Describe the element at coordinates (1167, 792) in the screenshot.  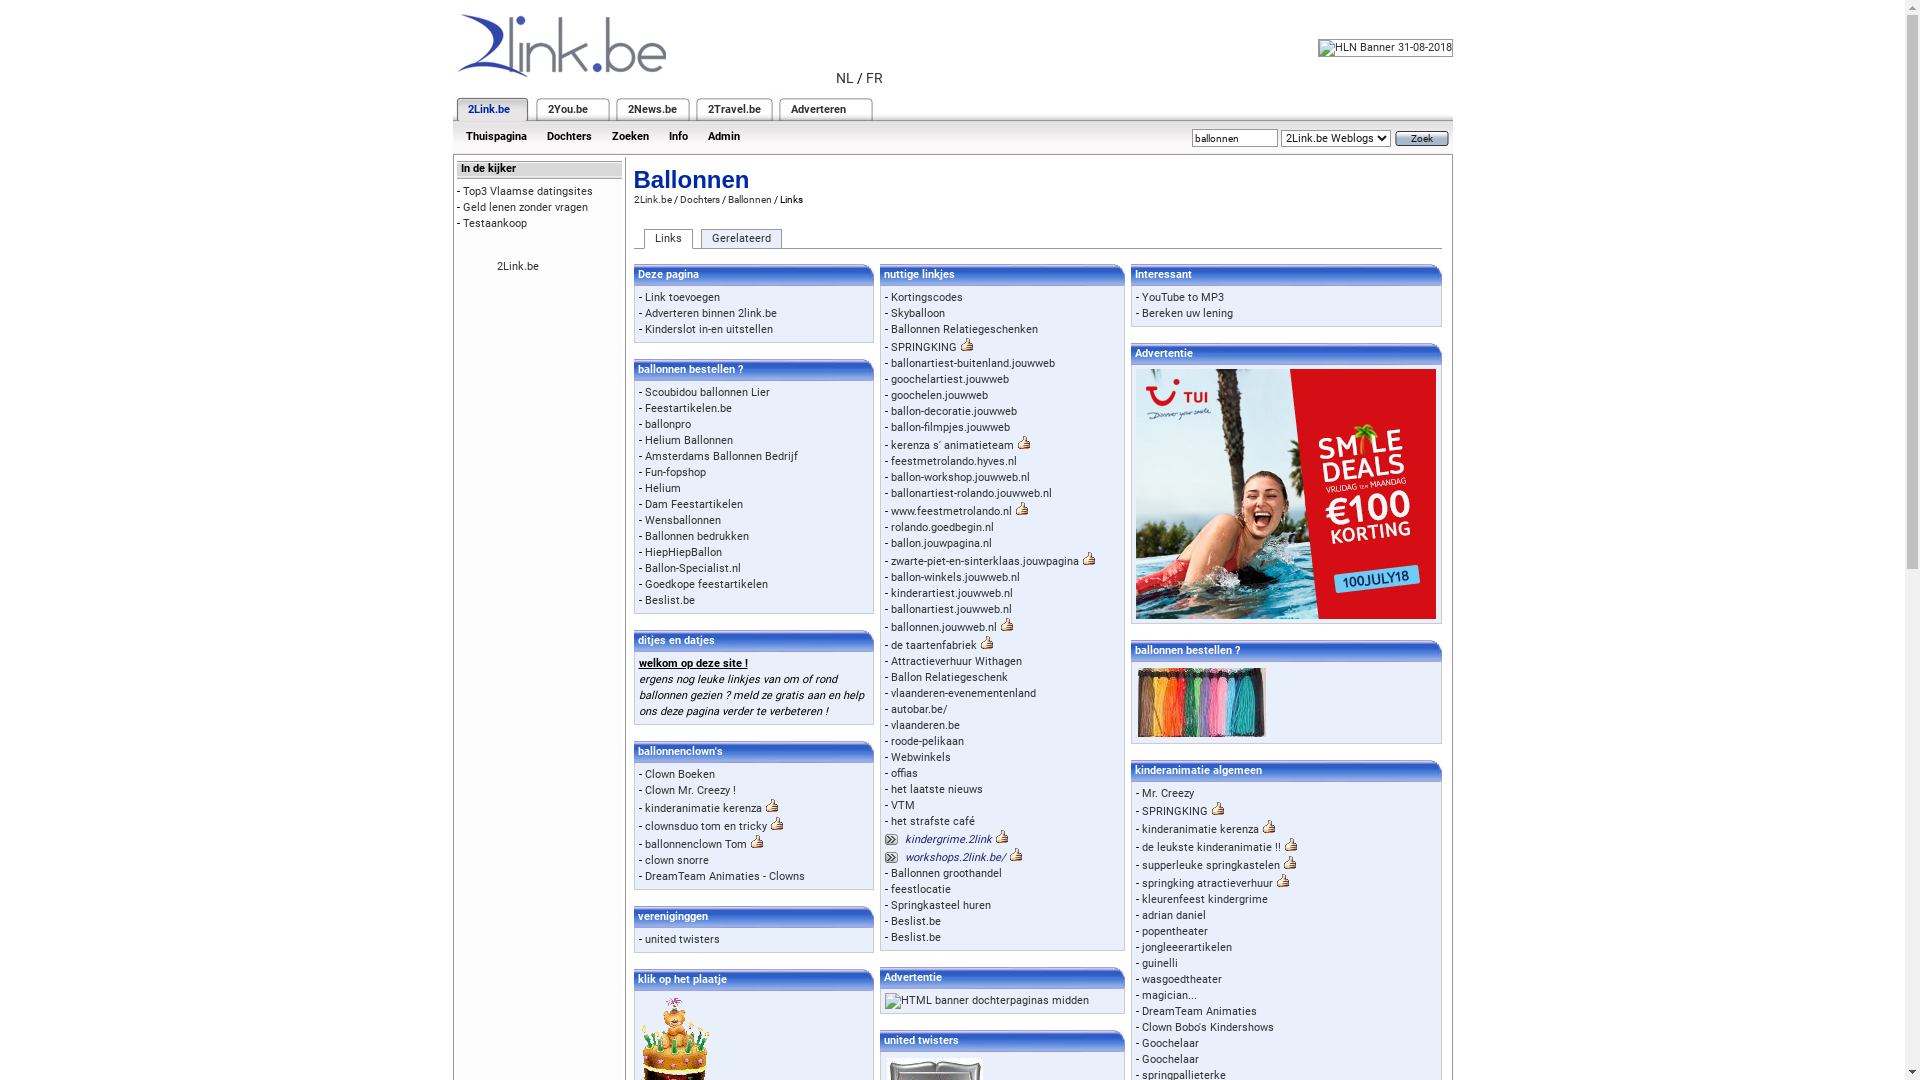
I see `'Mr. Creezy'` at that location.